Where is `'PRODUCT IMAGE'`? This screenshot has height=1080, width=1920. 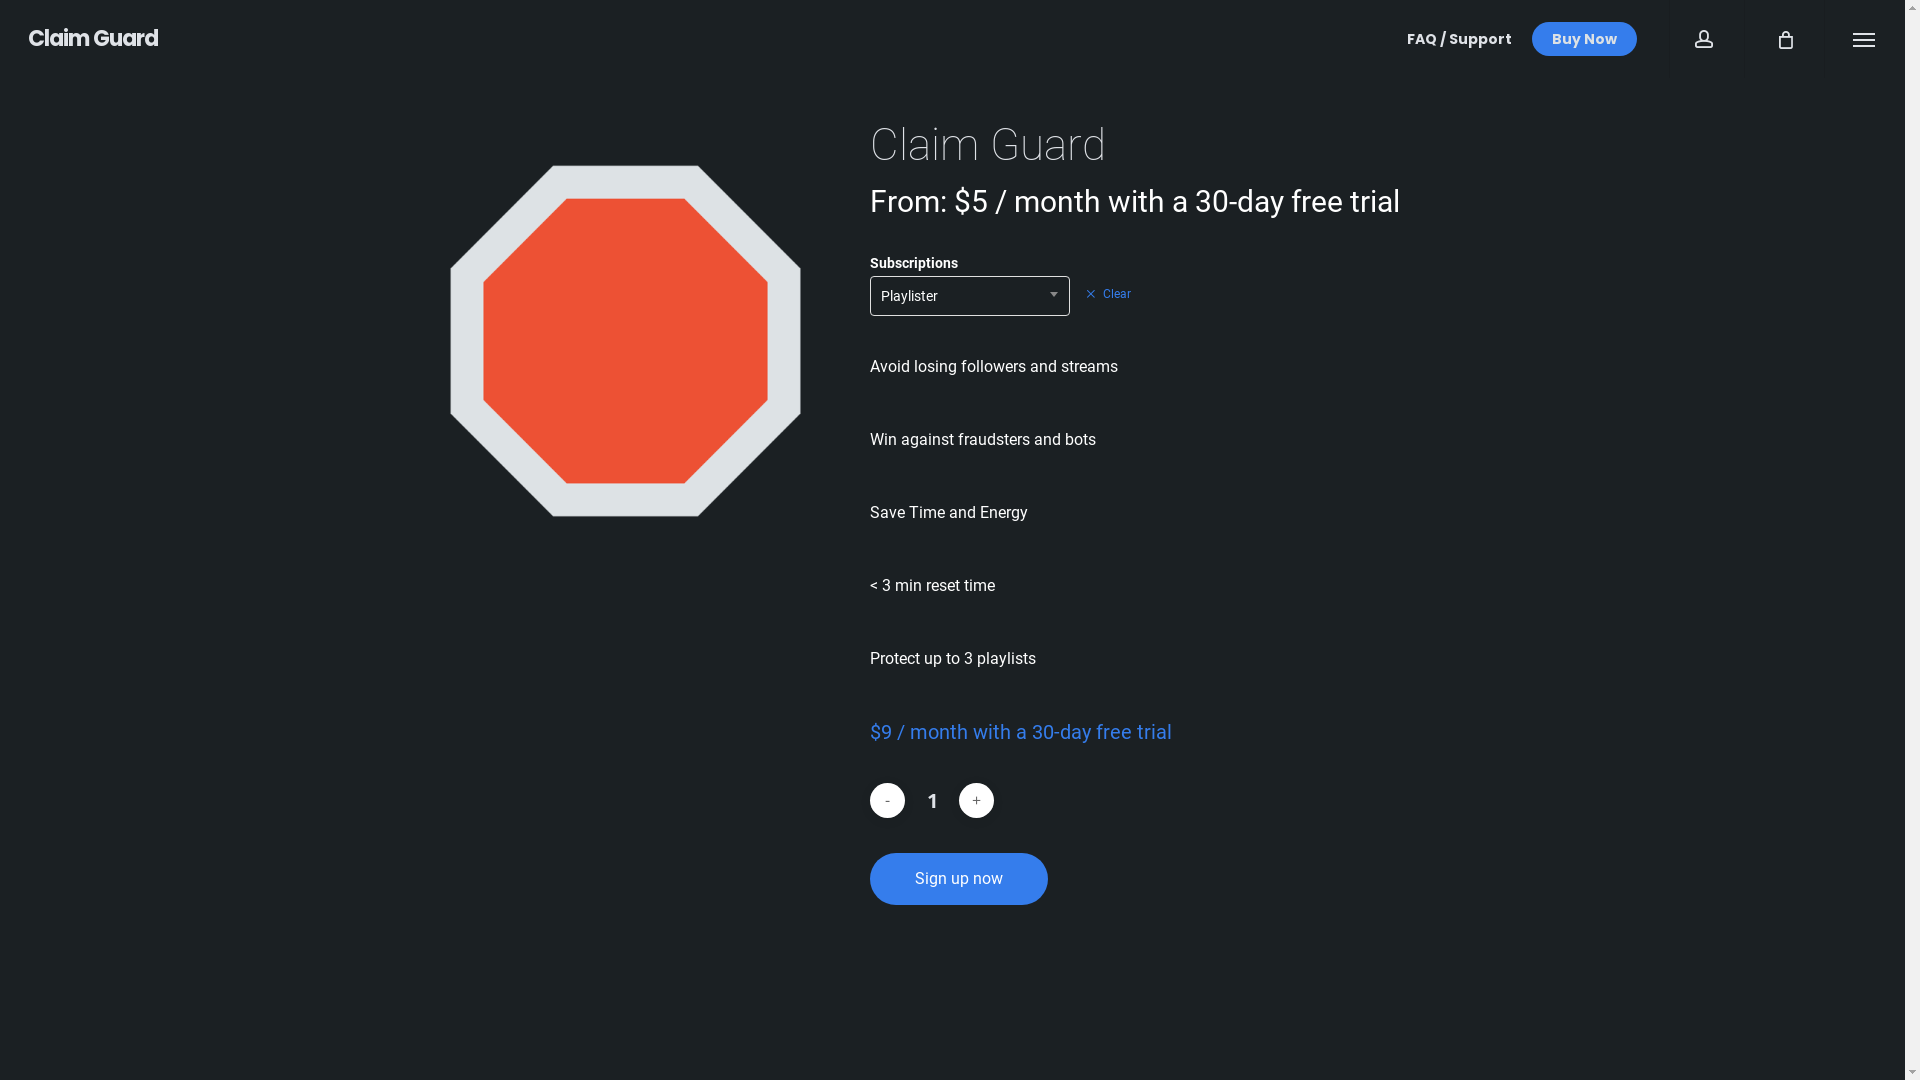
'PRODUCT IMAGE' is located at coordinates (623, 339).